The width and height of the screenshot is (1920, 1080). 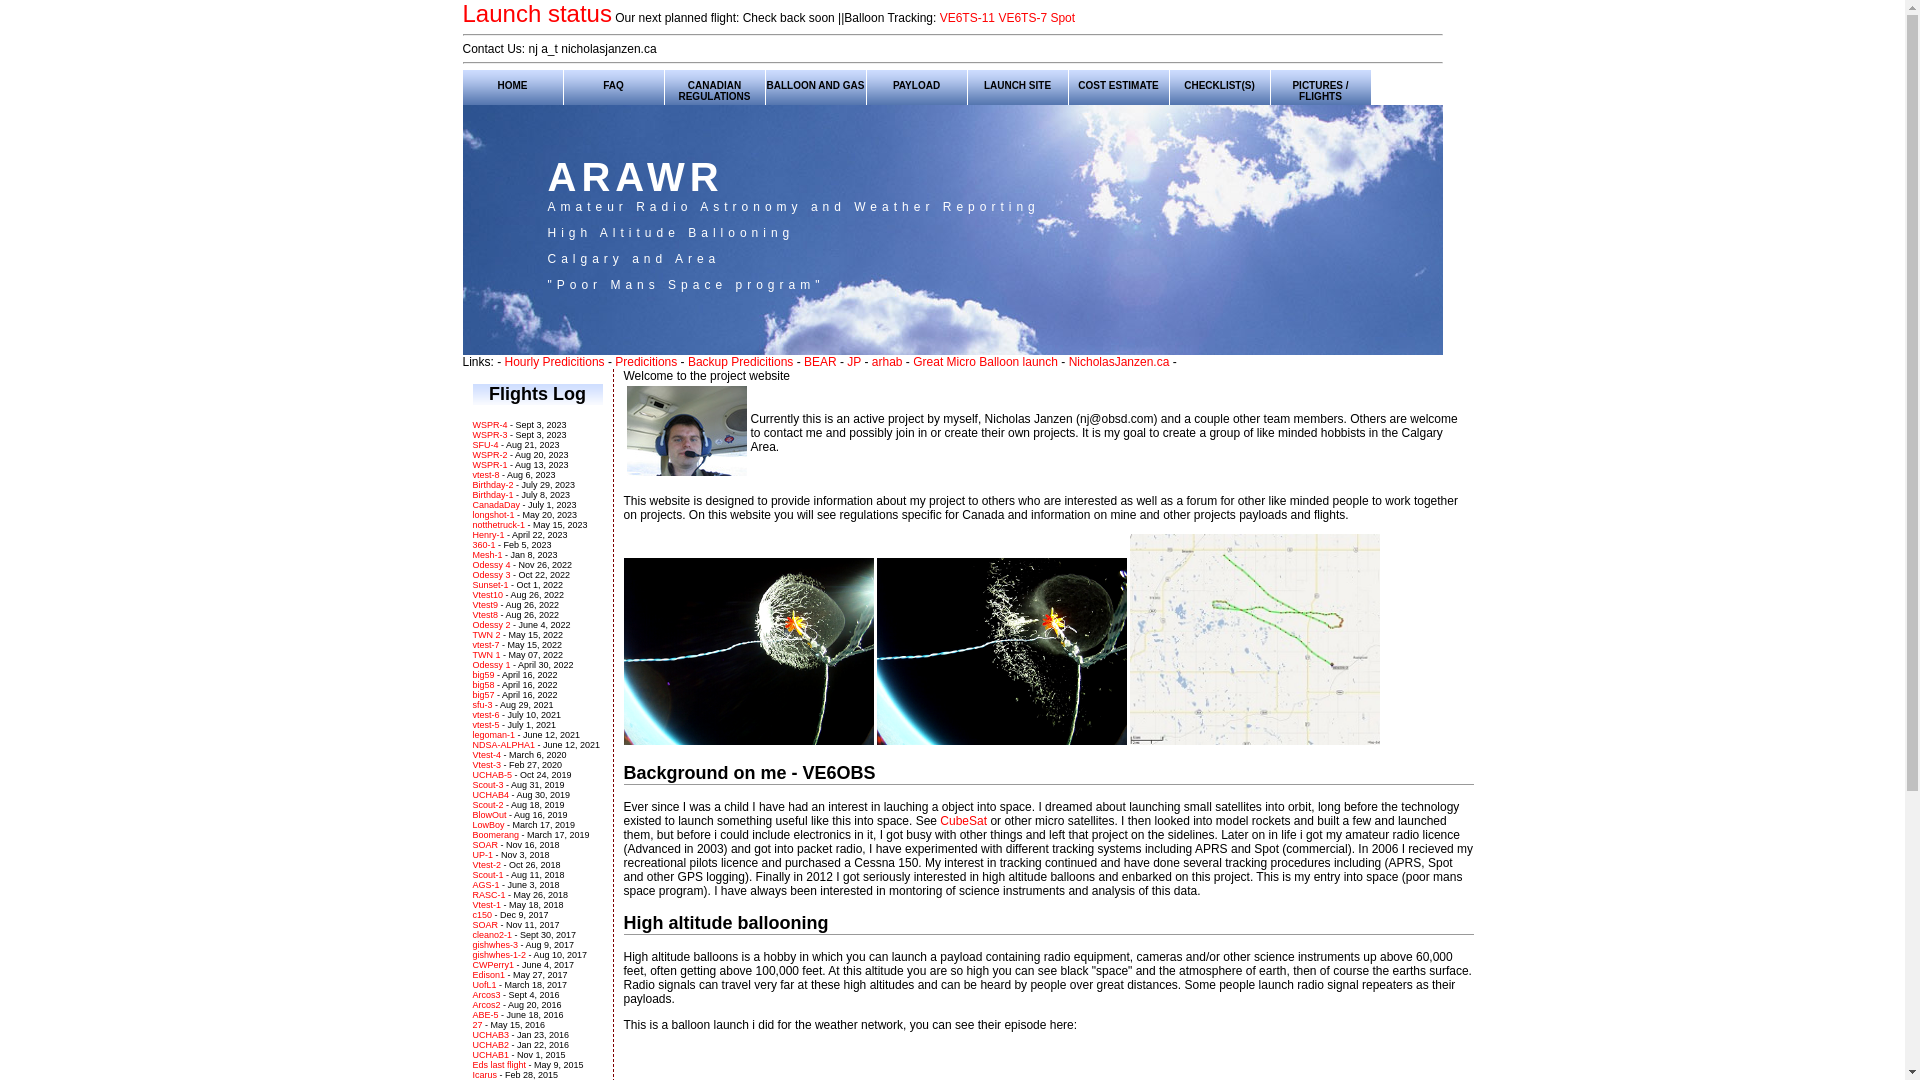 I want to click on 'TWN 1', so click(x=485, y=655).